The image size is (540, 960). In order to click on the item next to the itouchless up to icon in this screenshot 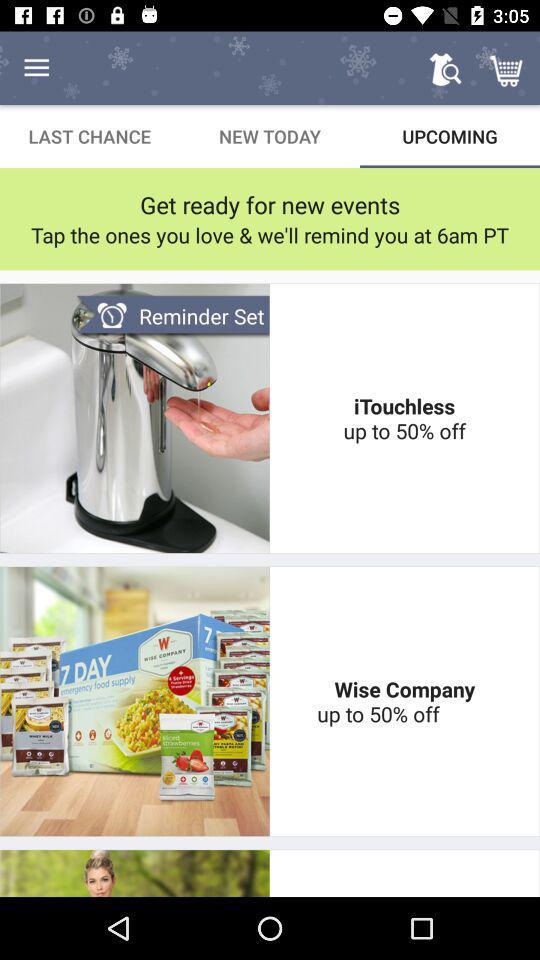, I will do `click(172, 316)`.